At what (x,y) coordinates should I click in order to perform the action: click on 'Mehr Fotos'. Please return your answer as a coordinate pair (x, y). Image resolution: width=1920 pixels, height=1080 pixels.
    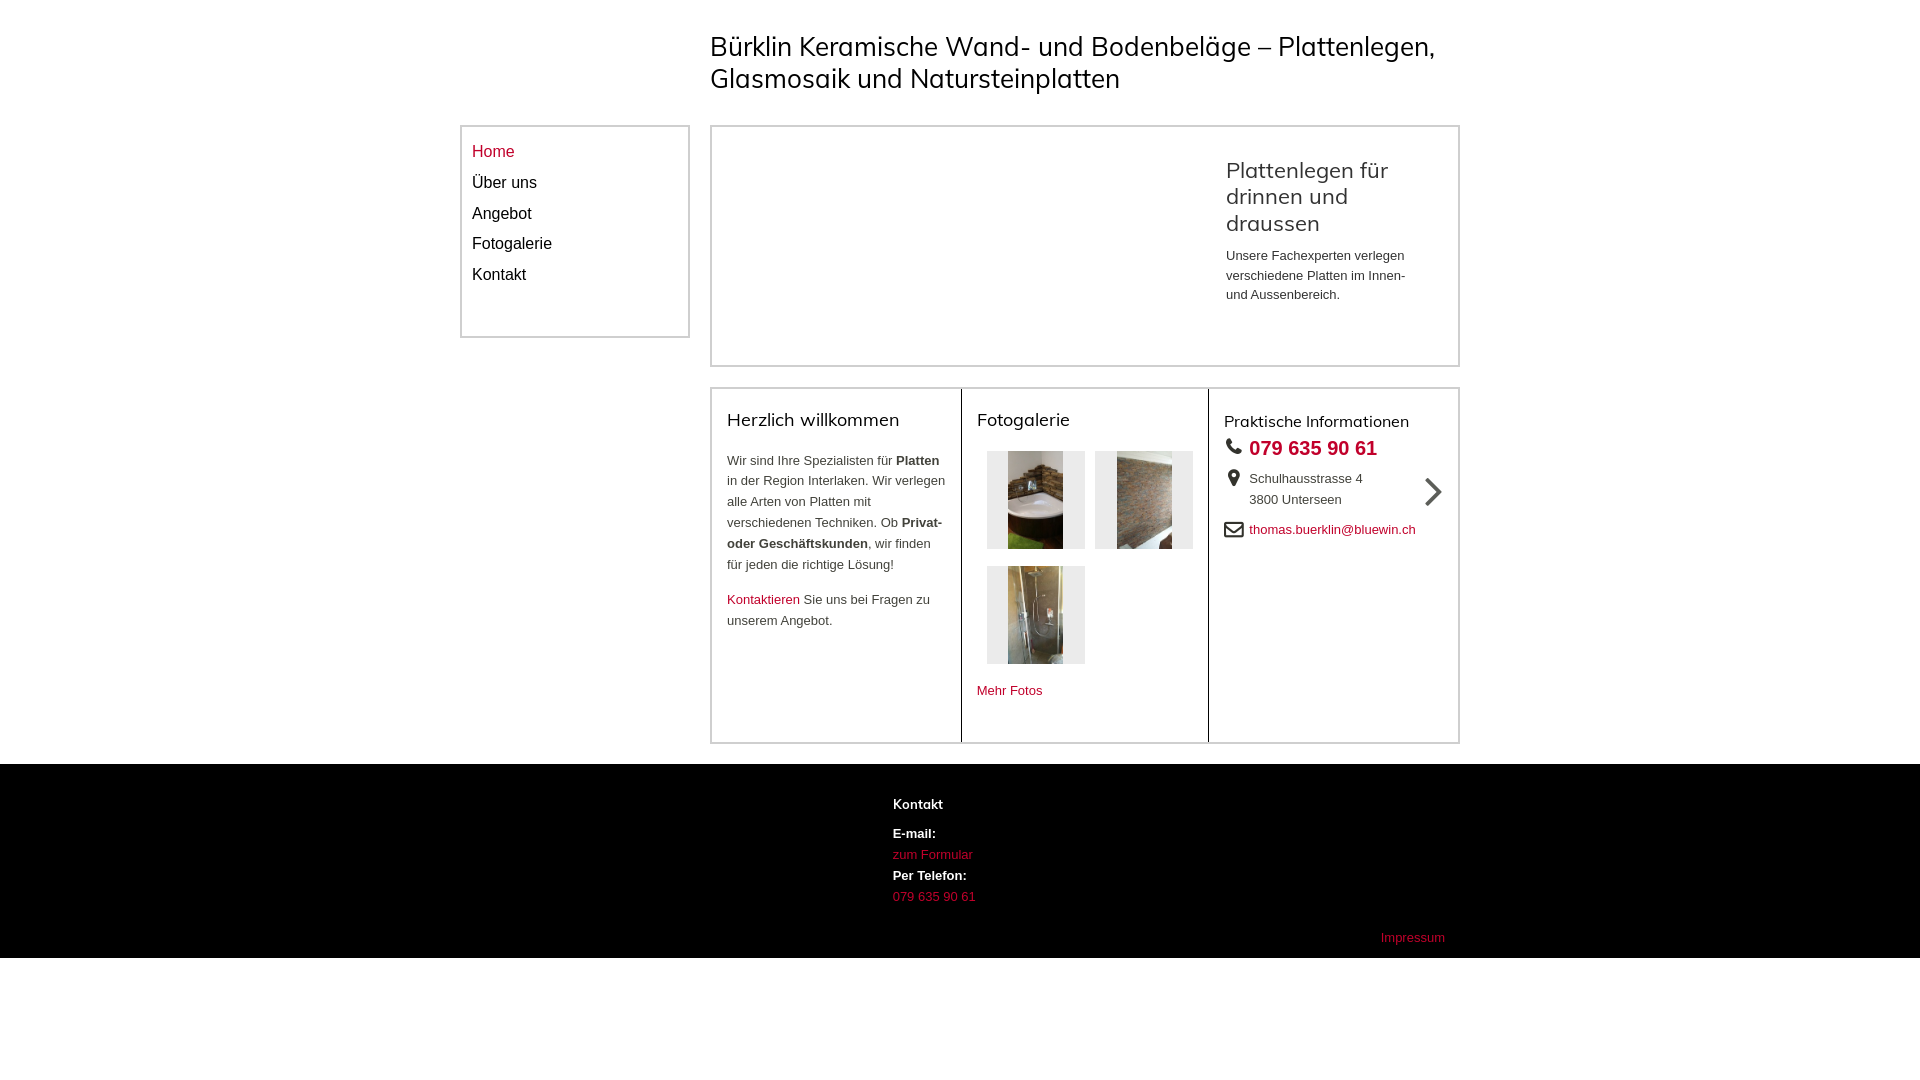
    Looking at the image, I should click on (1009, 689).